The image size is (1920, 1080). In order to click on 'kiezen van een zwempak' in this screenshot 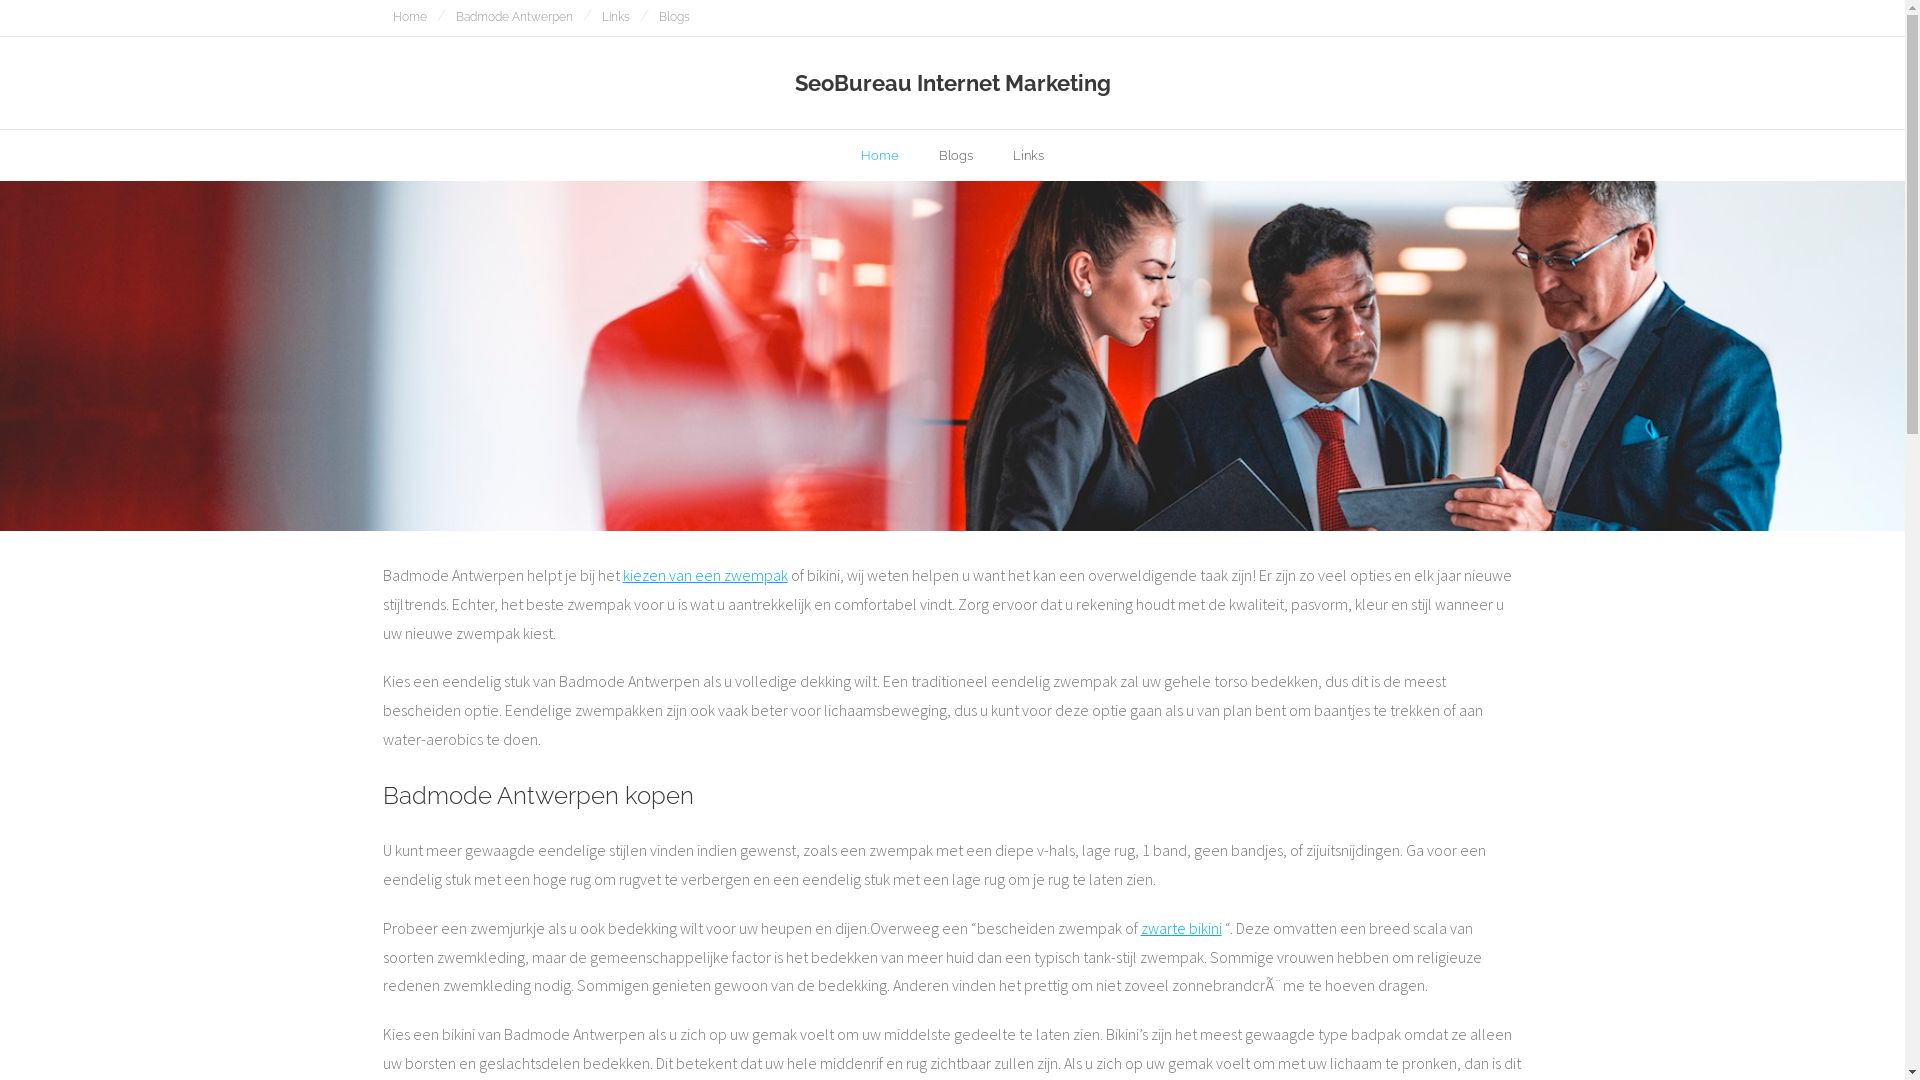, I will do `click(704, 574)`.